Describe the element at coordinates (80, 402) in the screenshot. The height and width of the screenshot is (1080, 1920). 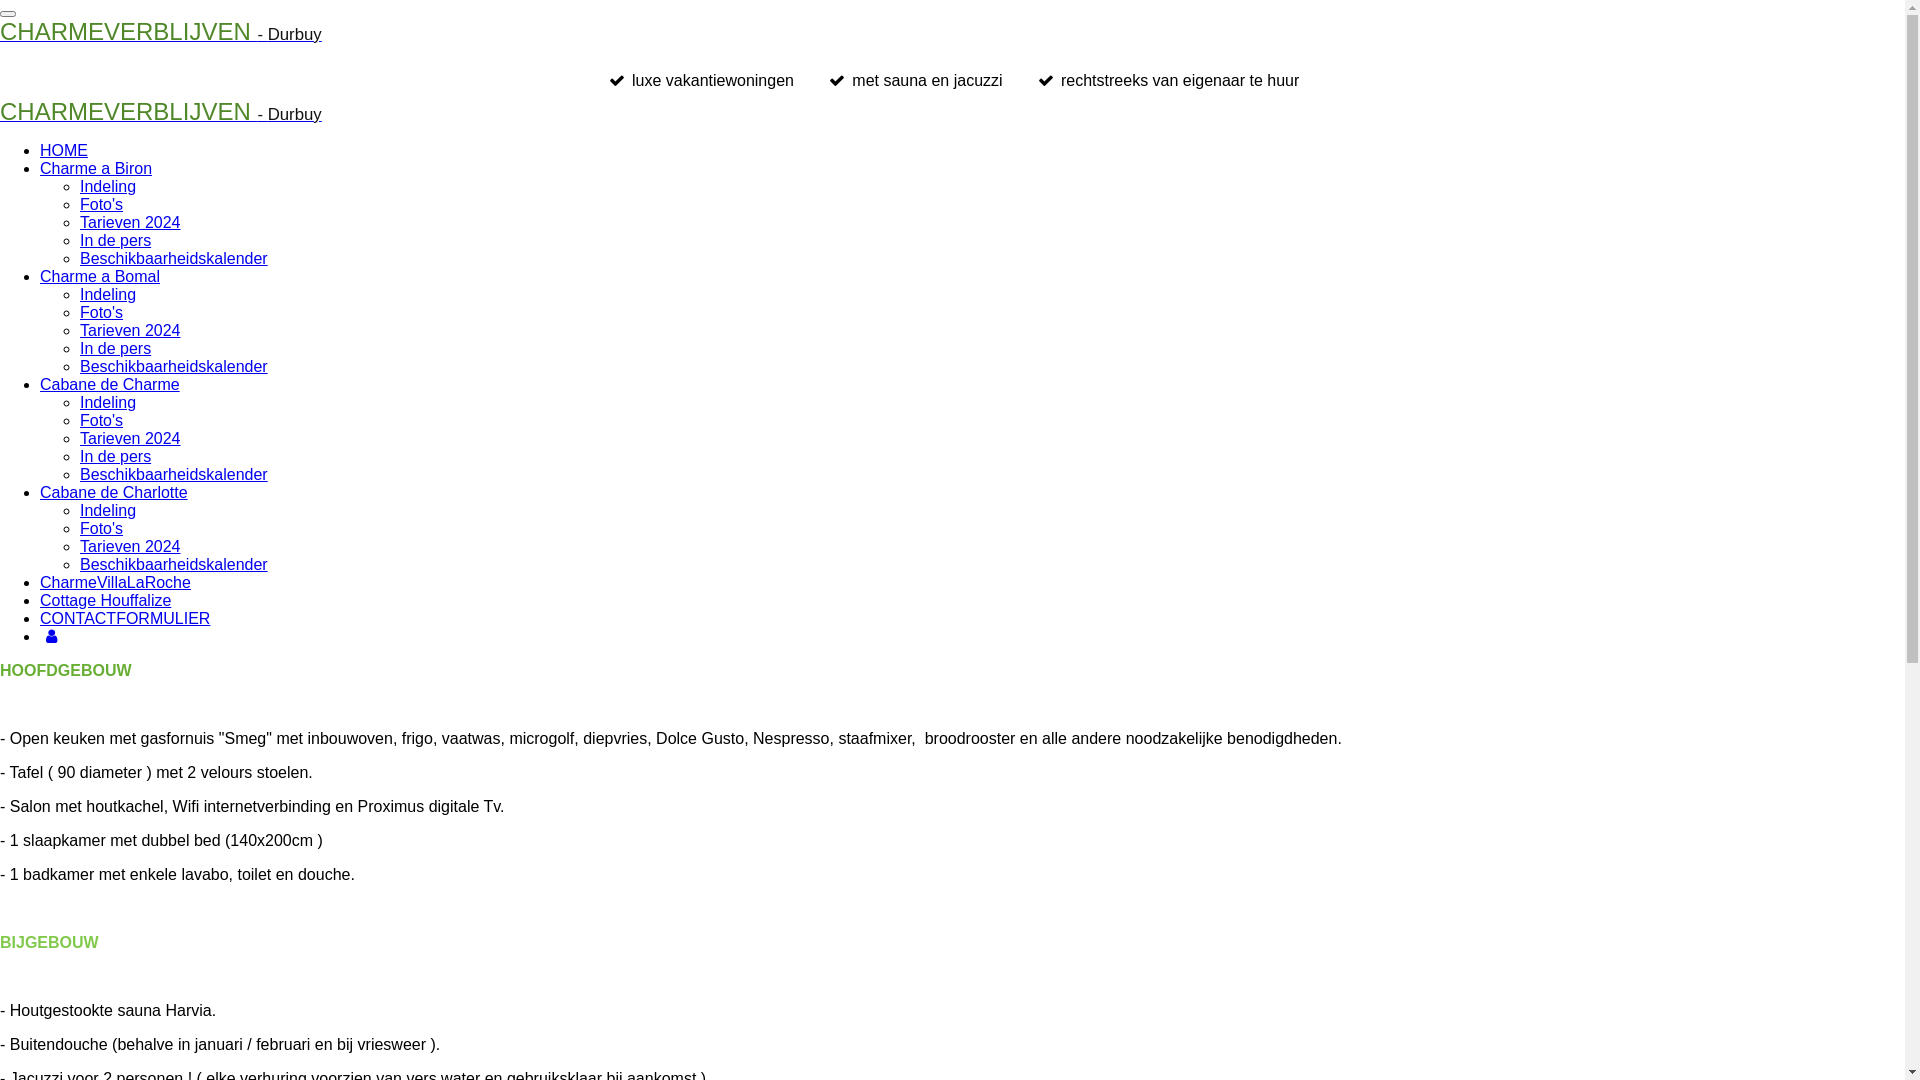
I see `'Indeling'` at that location.